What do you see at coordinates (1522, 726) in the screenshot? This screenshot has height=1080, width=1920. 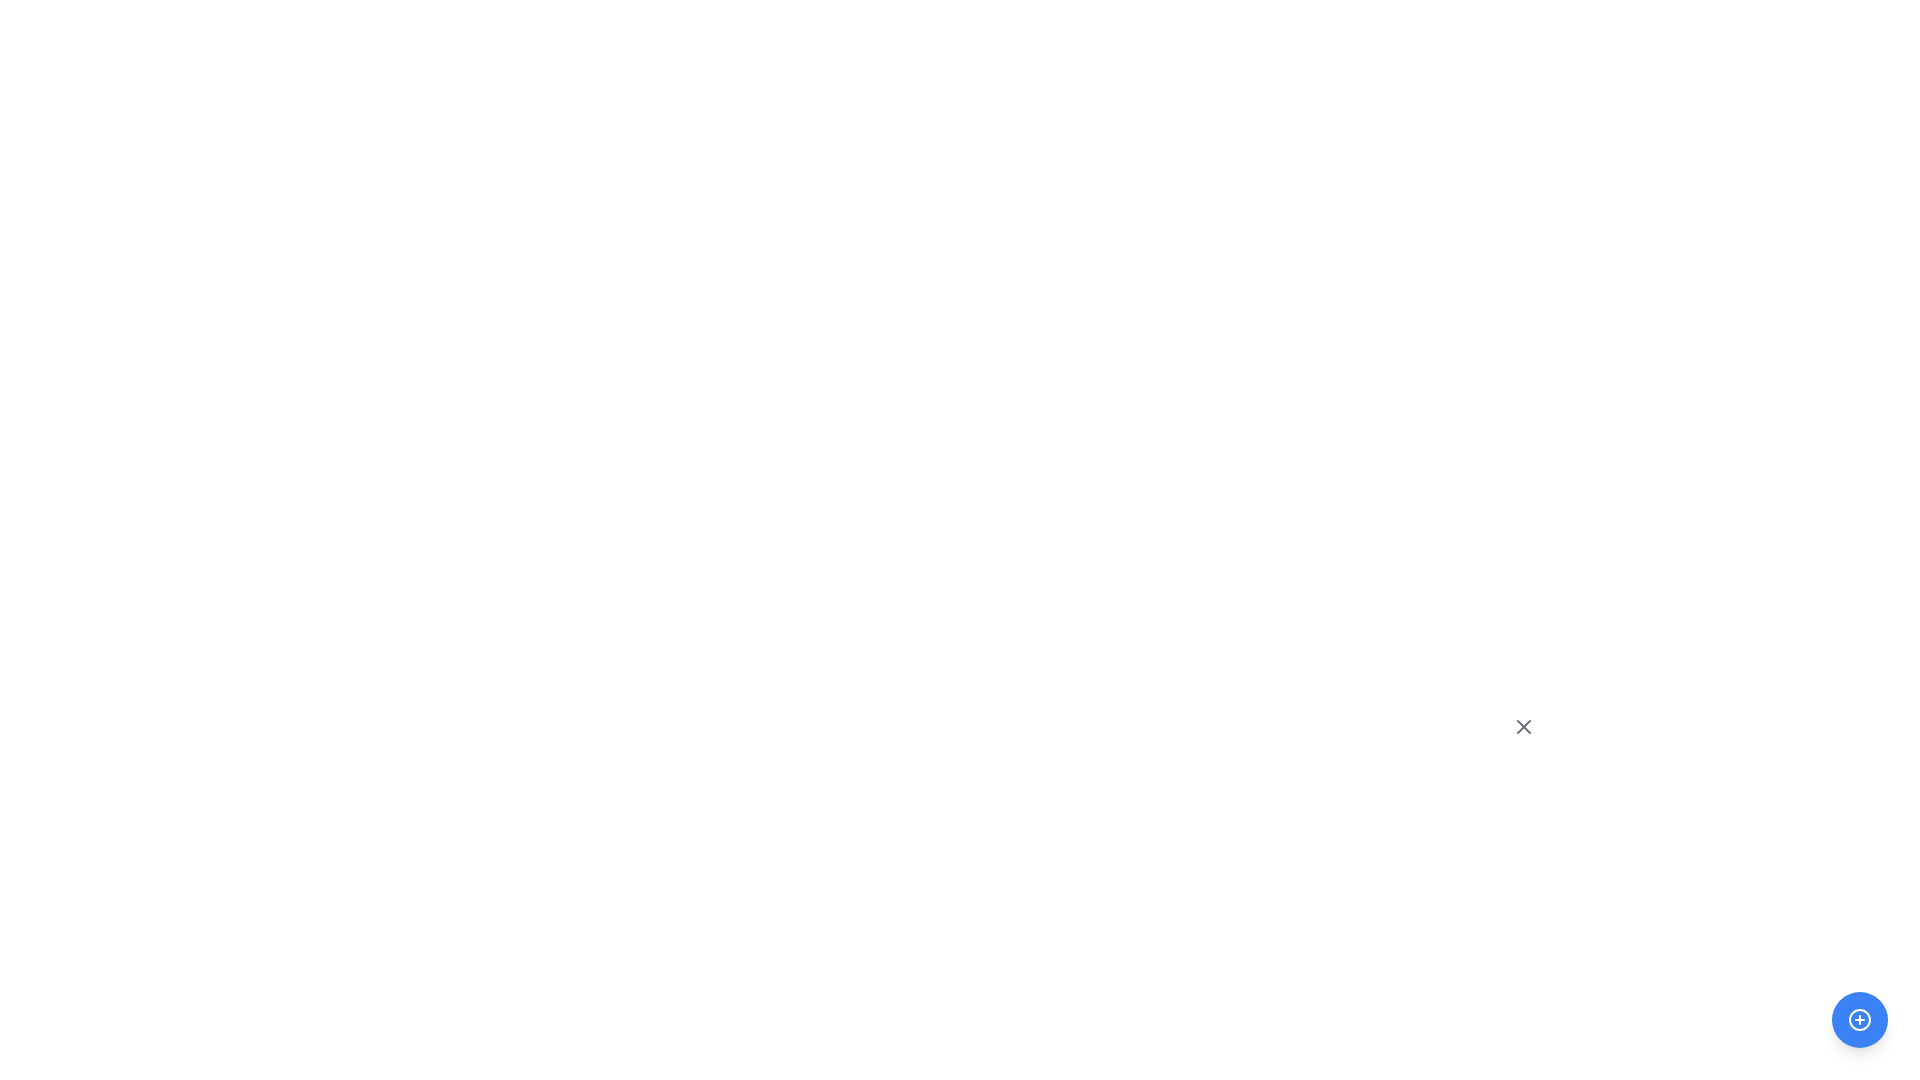 I see `the gray diagonal cross icon representing 'close' or 'cancel' functionality` at bounding box center [1522, 726].